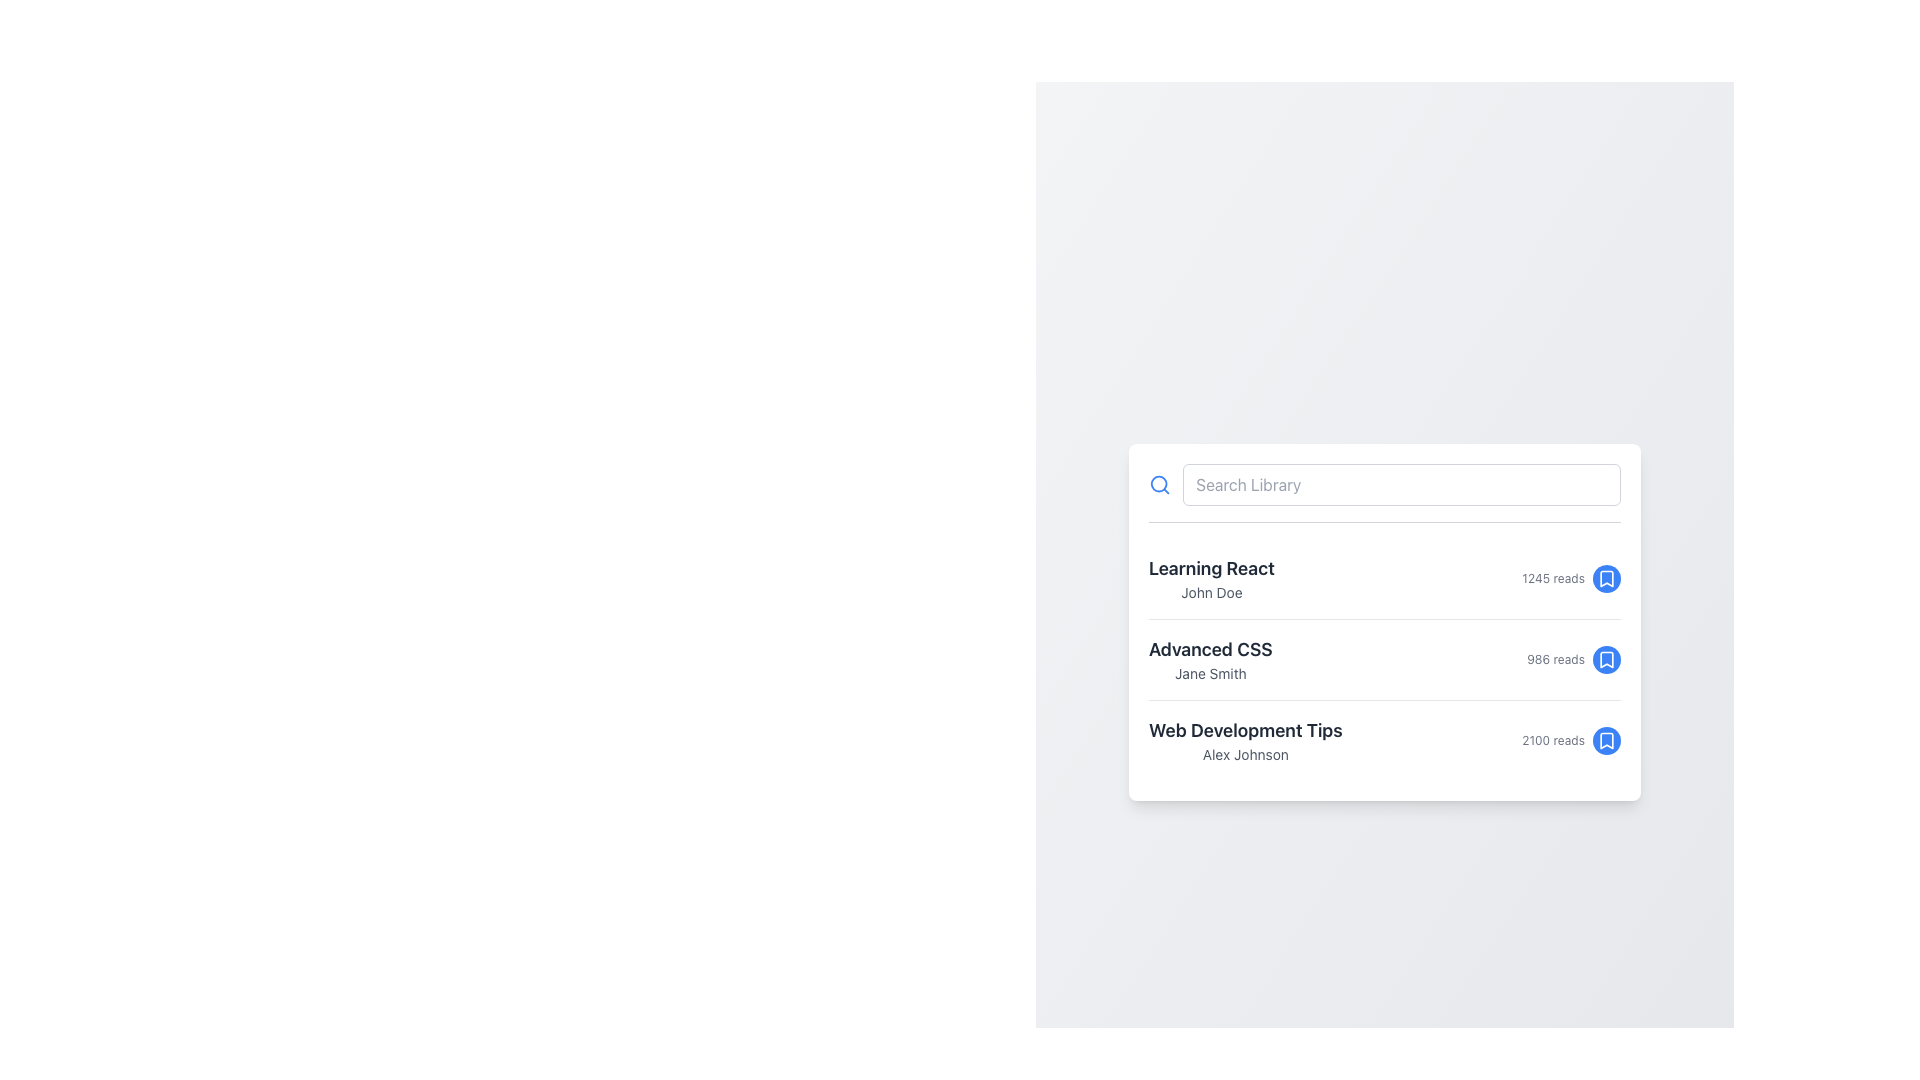  I want to click on the text label 'John Doe', which is a small-sized gray text displayed below the title 'Learning React', so click(1210, 591).